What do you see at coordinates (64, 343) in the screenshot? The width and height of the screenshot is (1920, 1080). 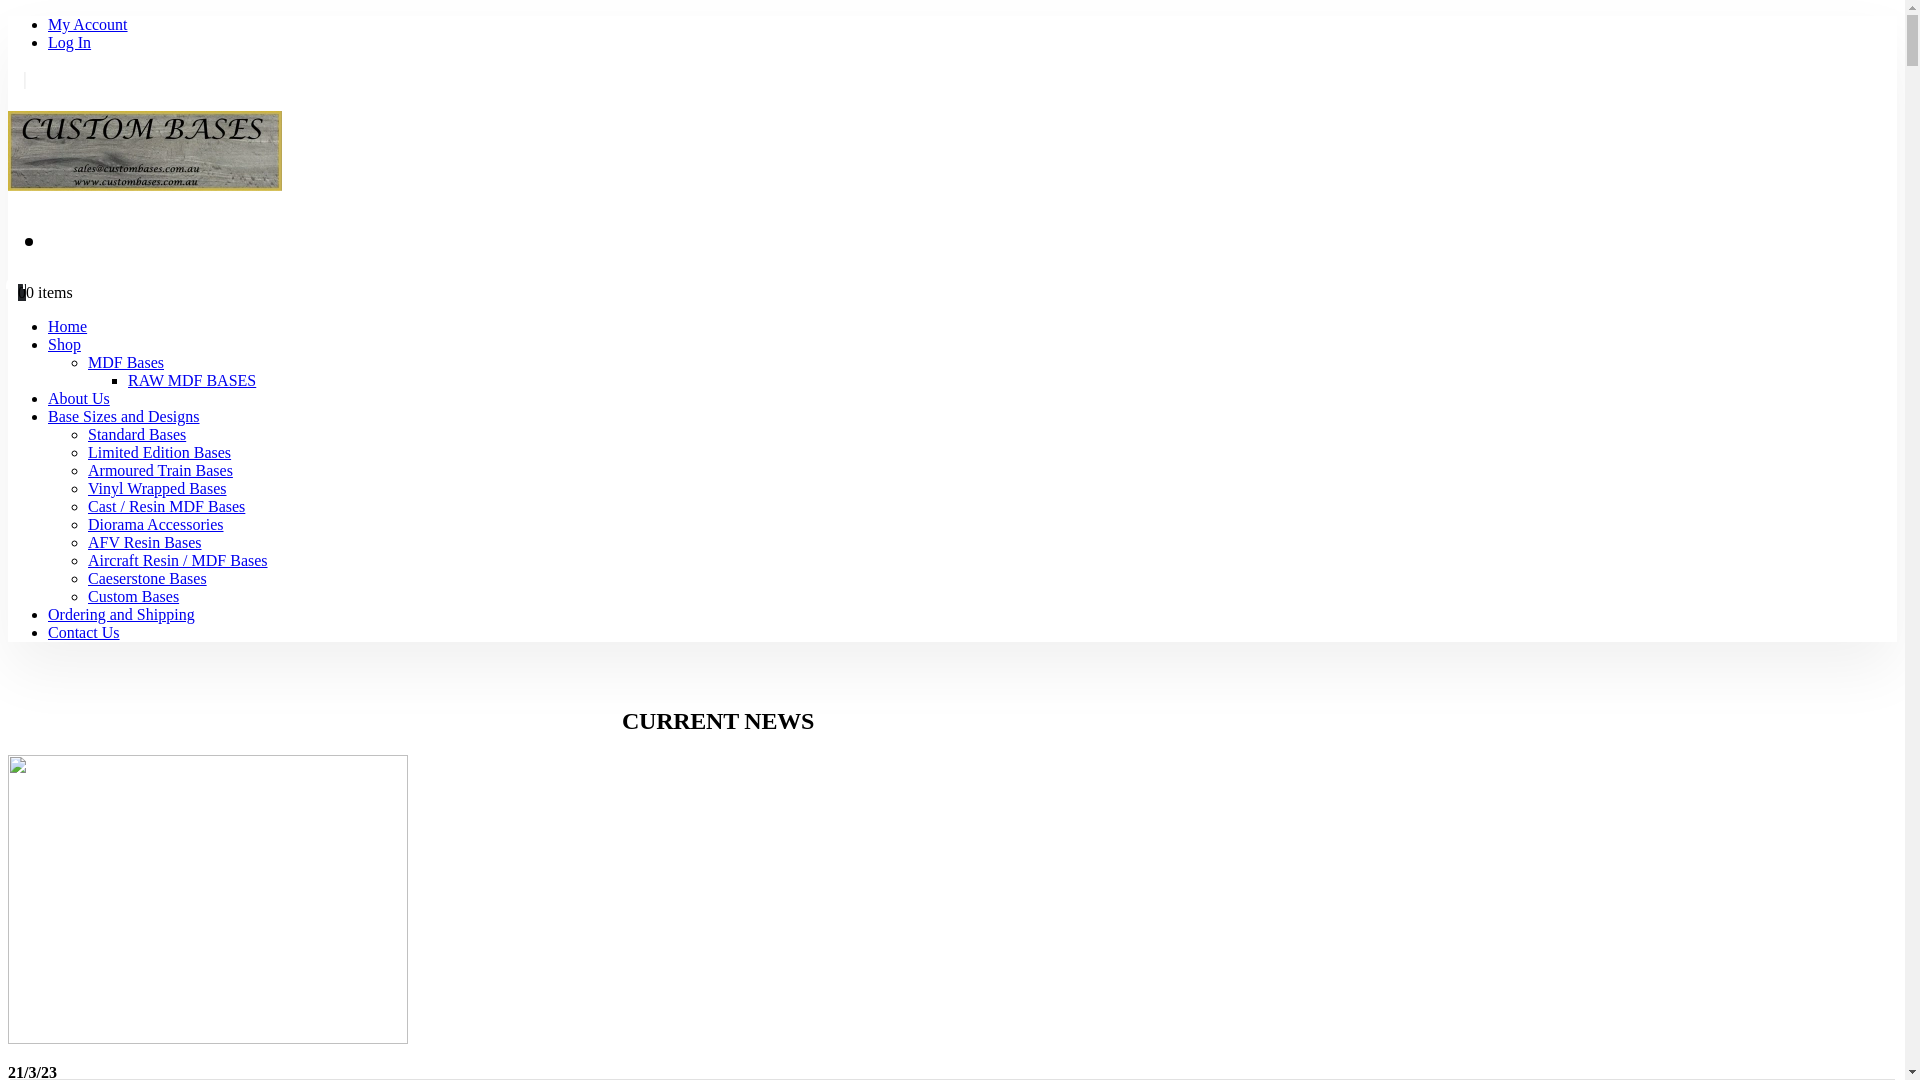 I see `'Shop'` at bounding box center [64, 343].